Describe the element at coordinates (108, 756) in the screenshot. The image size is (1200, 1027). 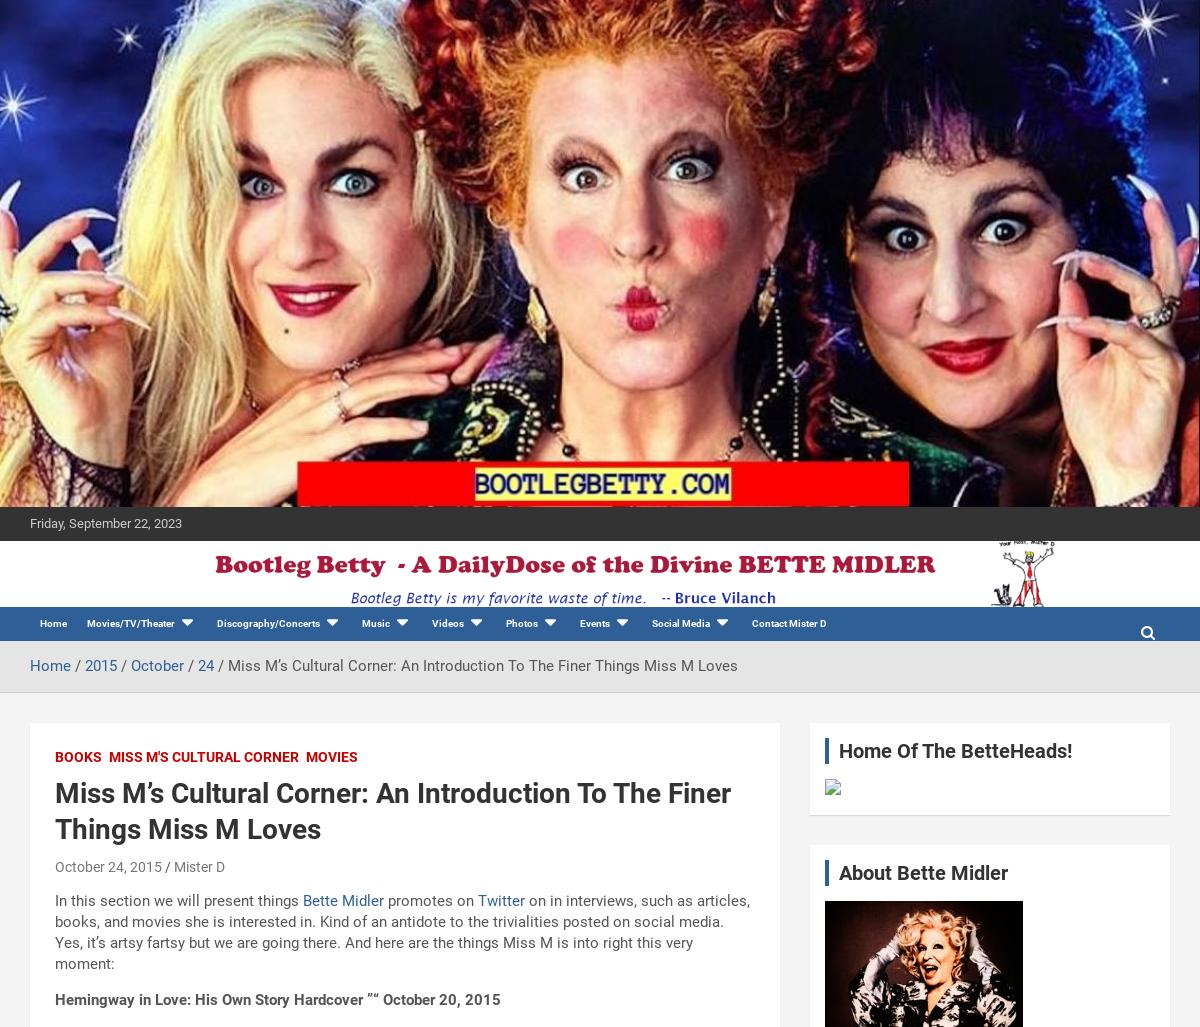
I see `'Miss M's Cultural Corner'` at that location.